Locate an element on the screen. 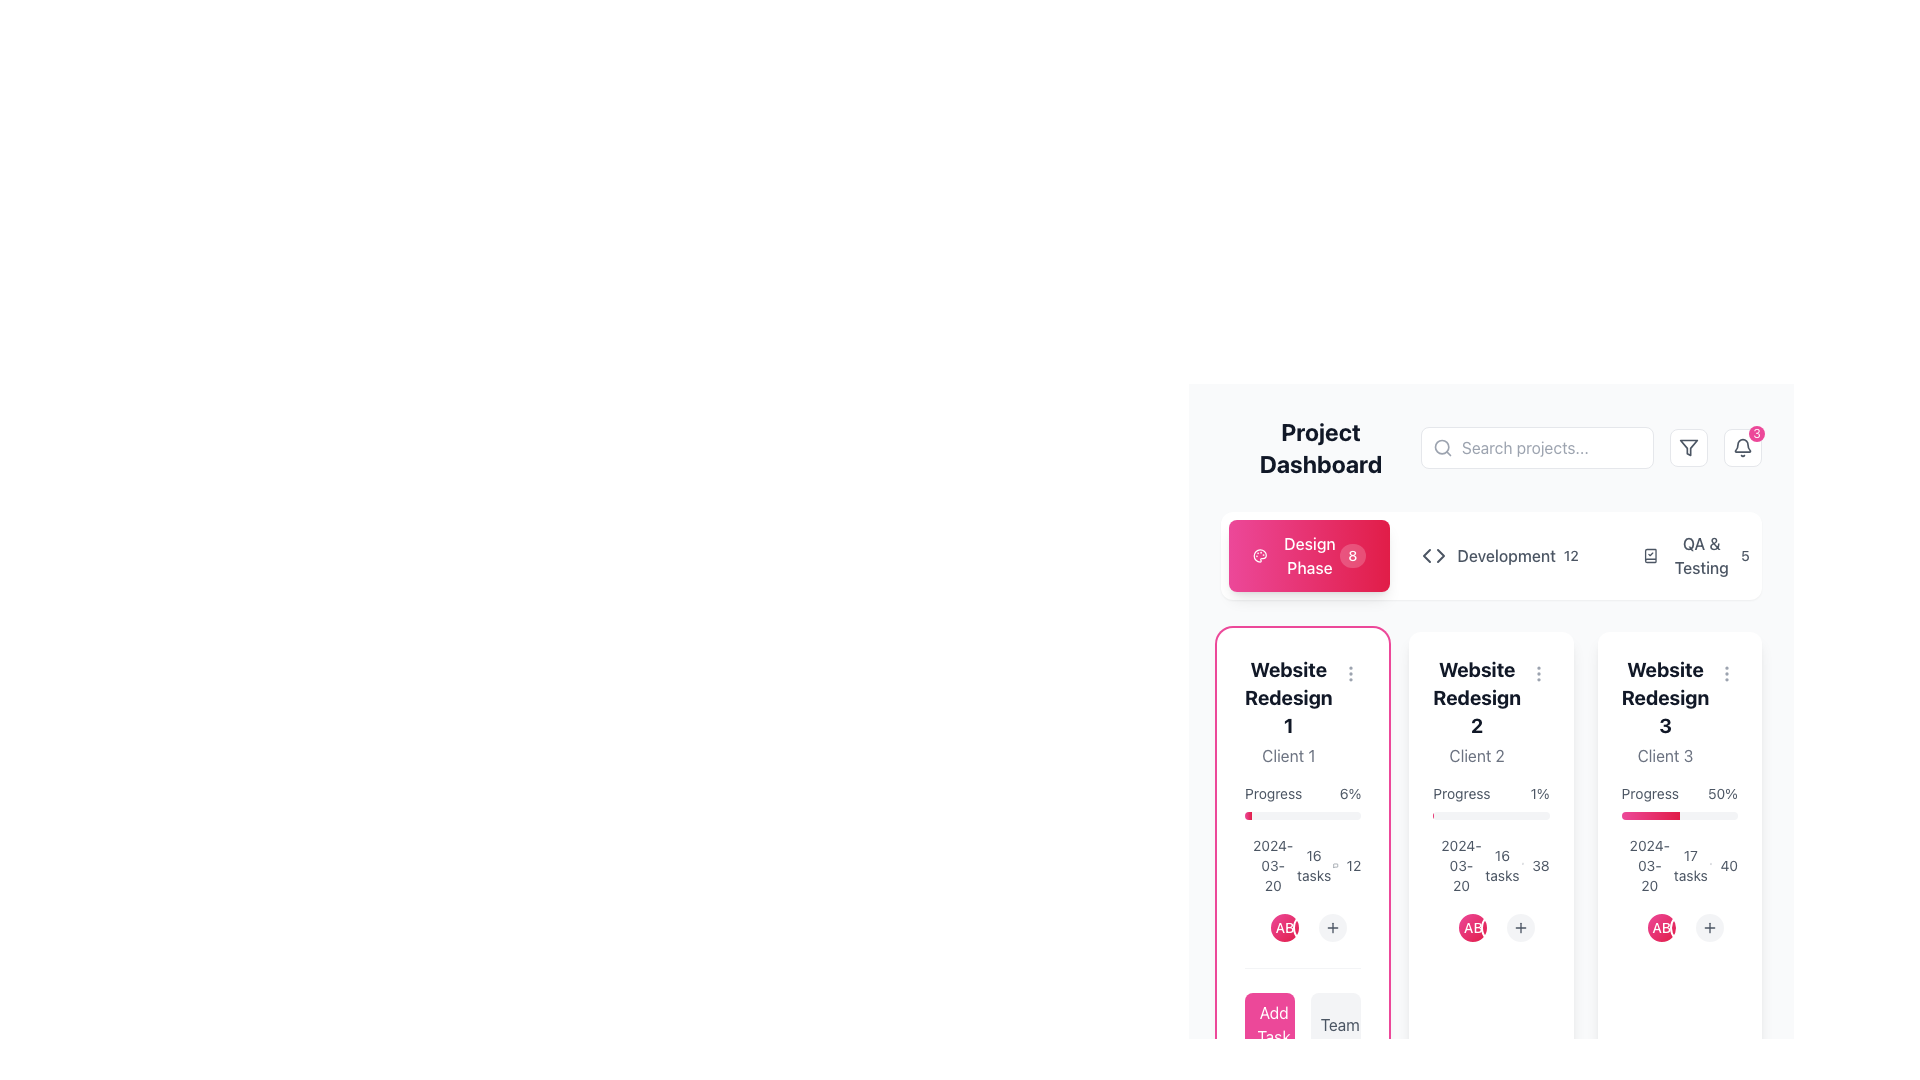 Image resolution: width=1920 pixels, height=1080 pixels. the Text component displaying '16 tasks' with a clock icon, positioned in the second column of a 3-column grid layout, below a progress indicator and above task-related information is located at coordinates (1491, 865).